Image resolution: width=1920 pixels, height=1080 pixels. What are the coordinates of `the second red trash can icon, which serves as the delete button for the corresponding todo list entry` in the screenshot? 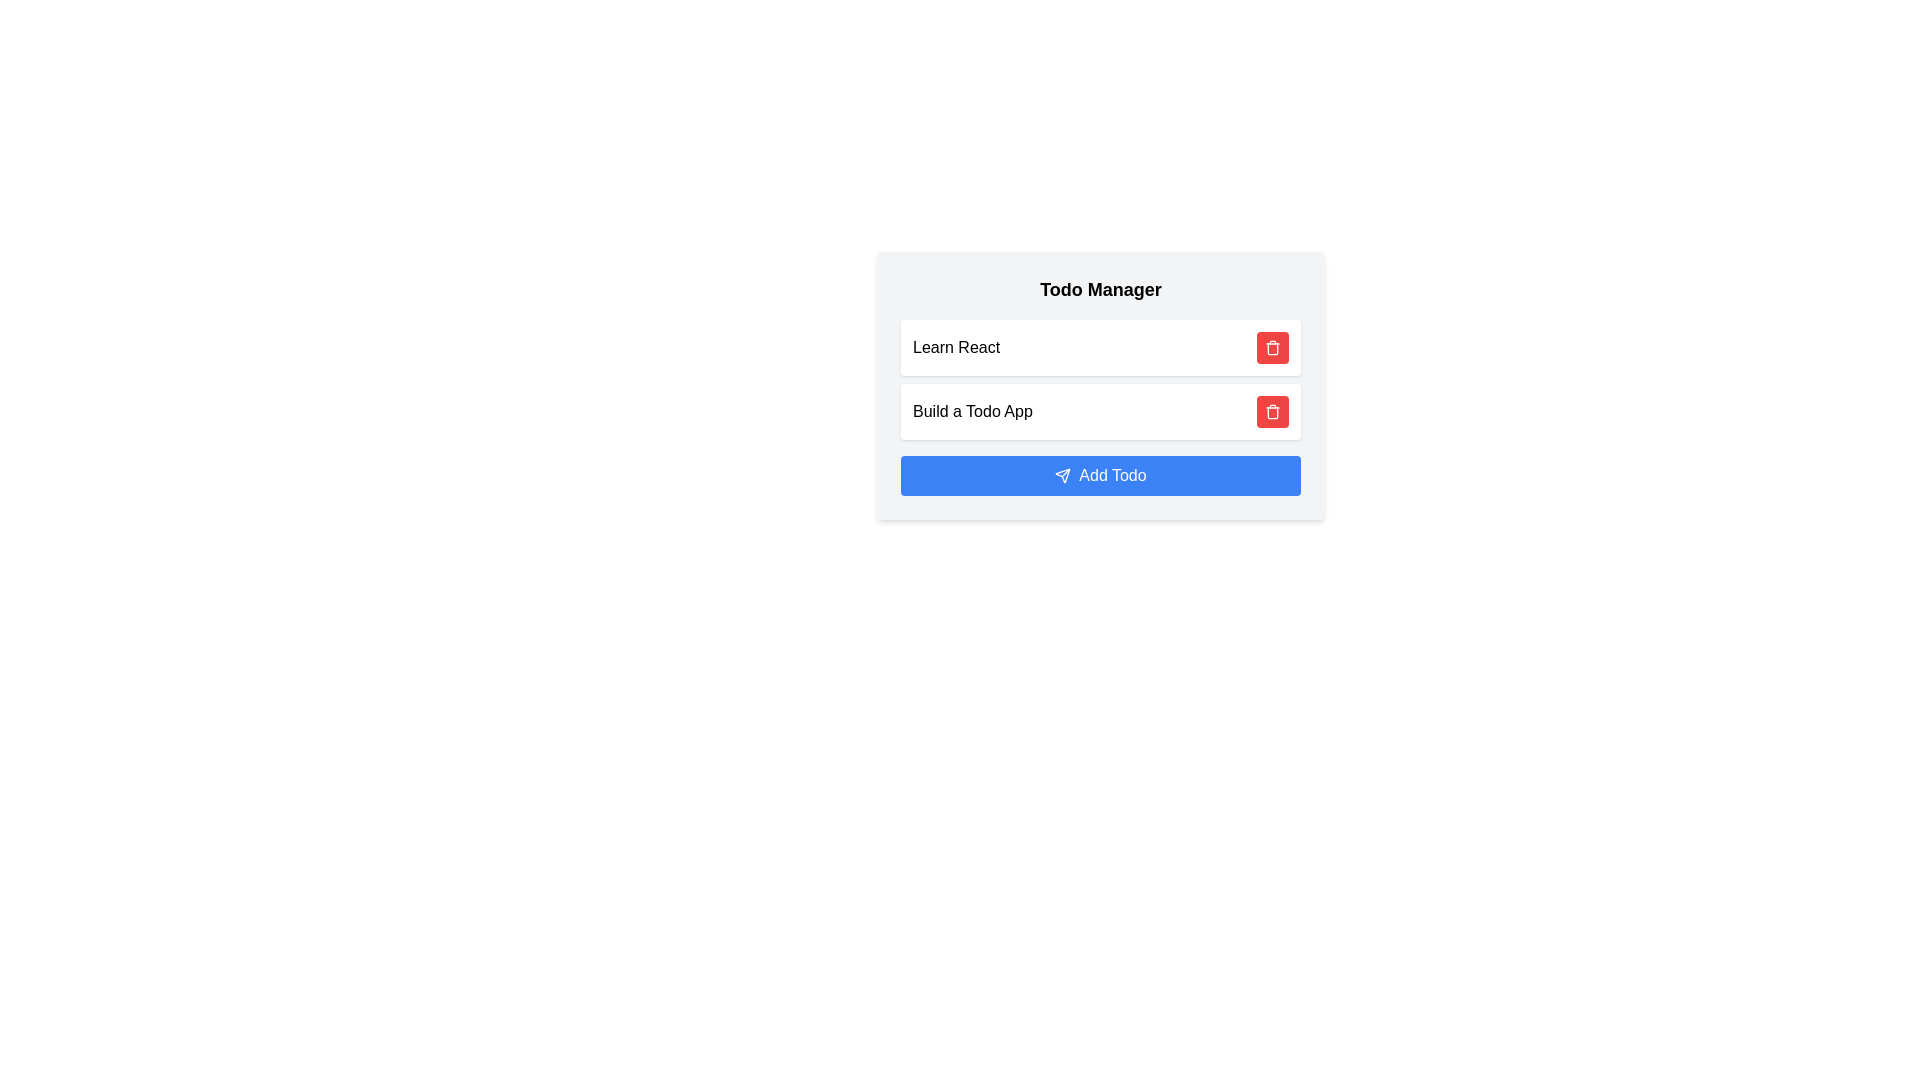 It's located at (1271, 411).